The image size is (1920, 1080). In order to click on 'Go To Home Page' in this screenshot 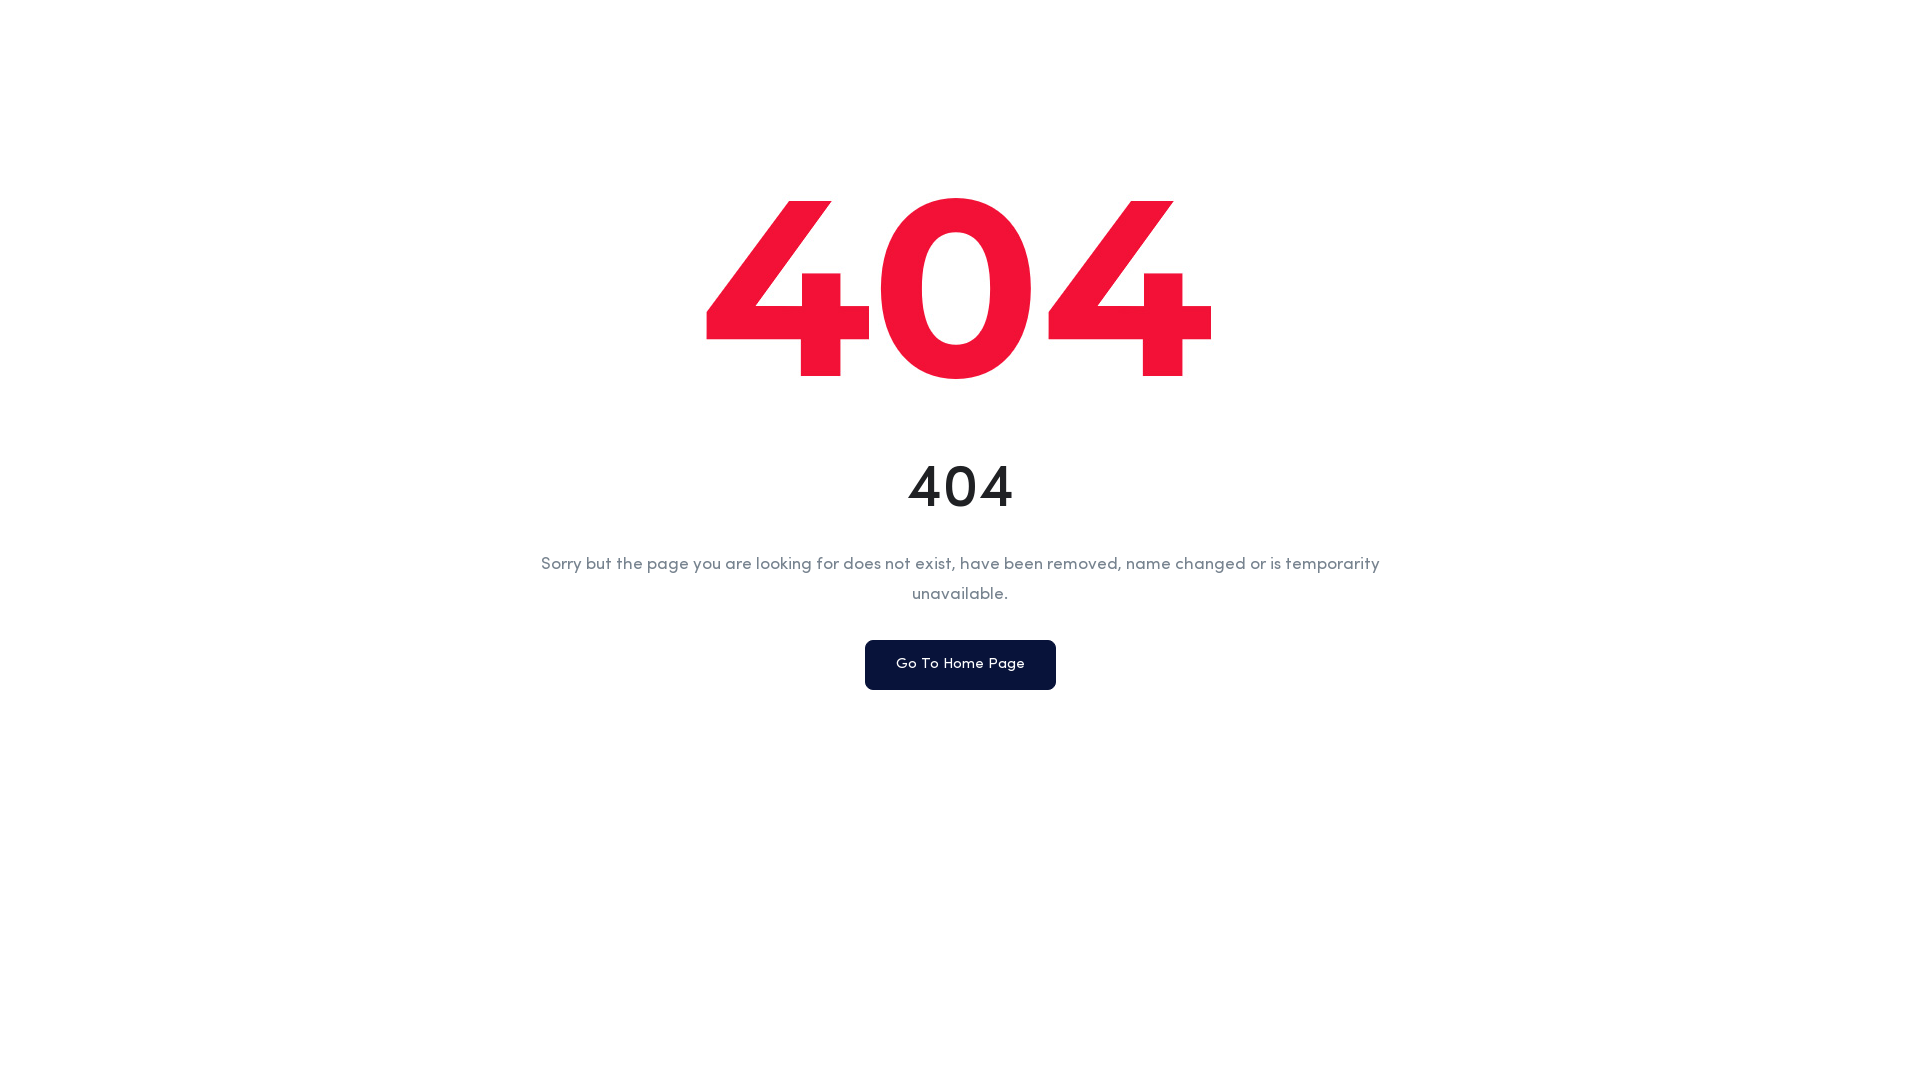, I will do `click(958, 664)`.